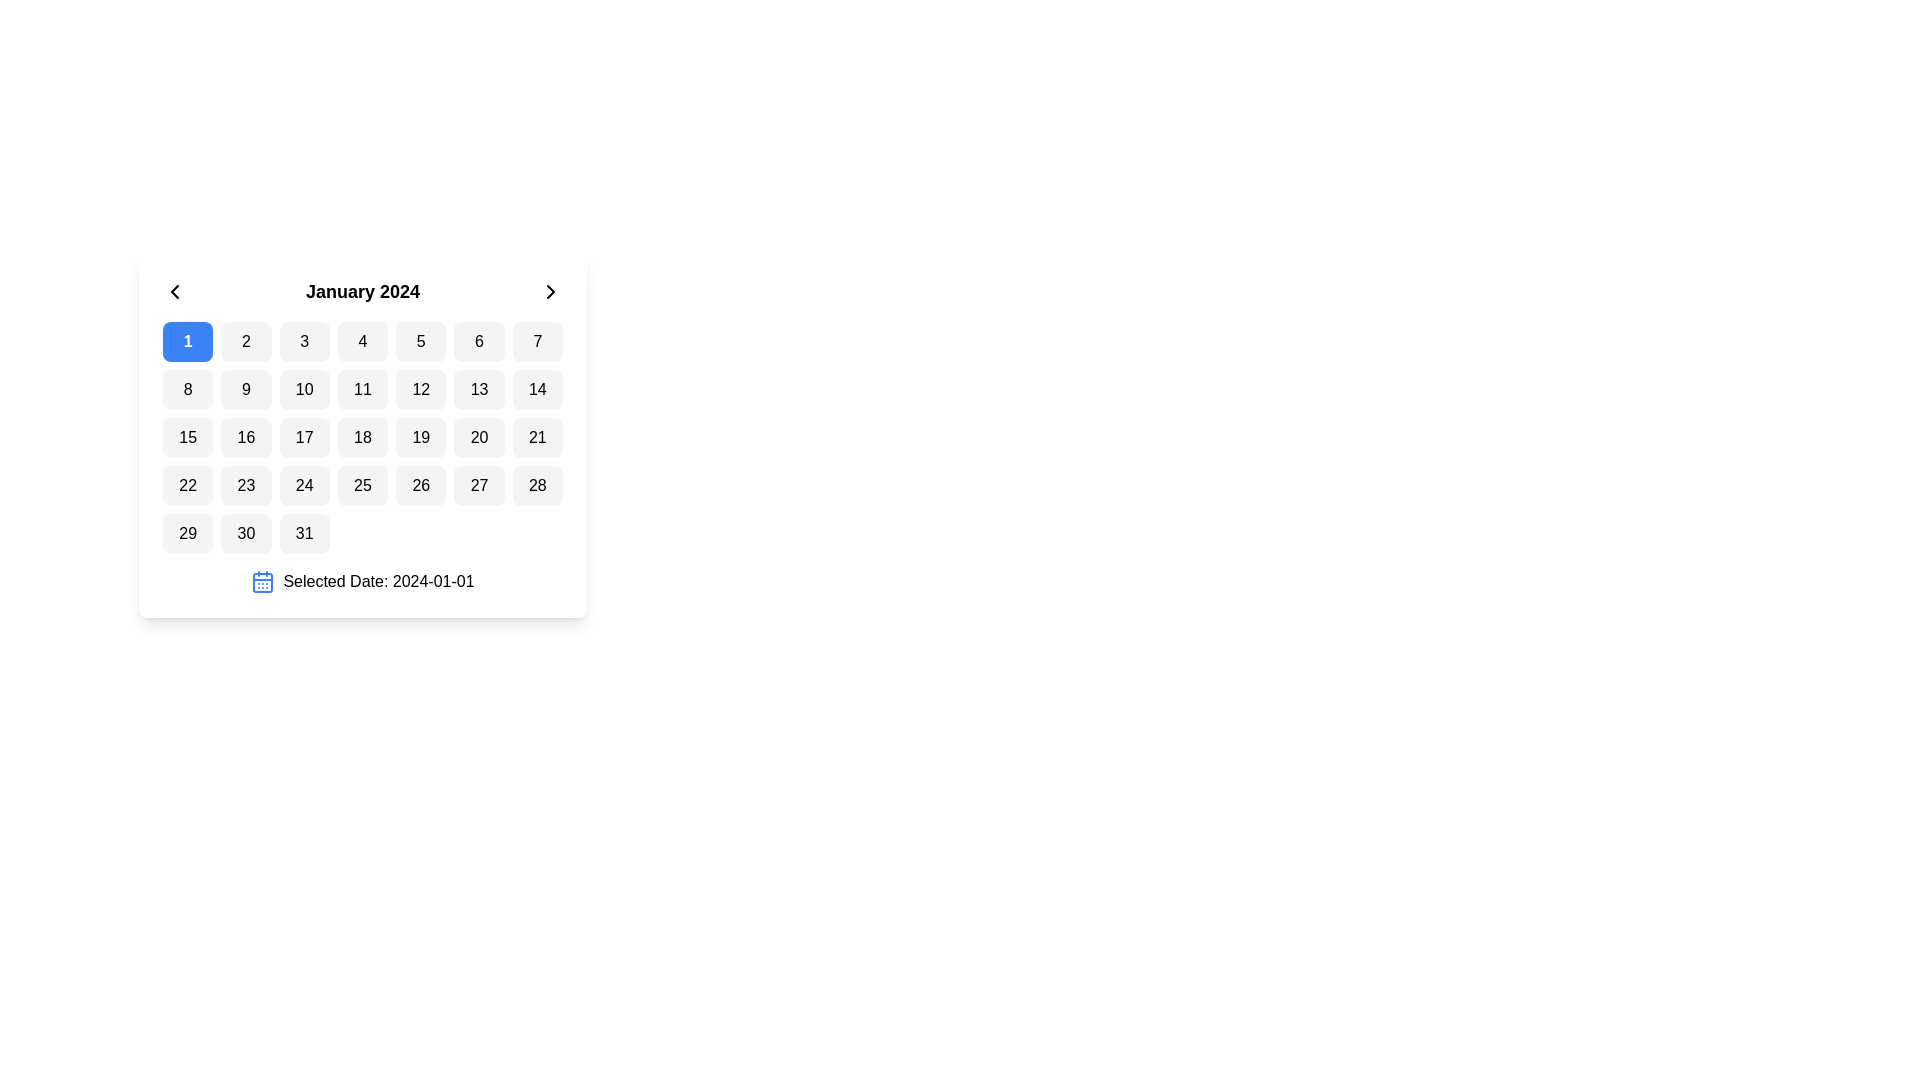  Describe the element at coordinates (537, 437) in the screenshot. I see `the button representing the 21st day of the month in the calendar interface` at that location.